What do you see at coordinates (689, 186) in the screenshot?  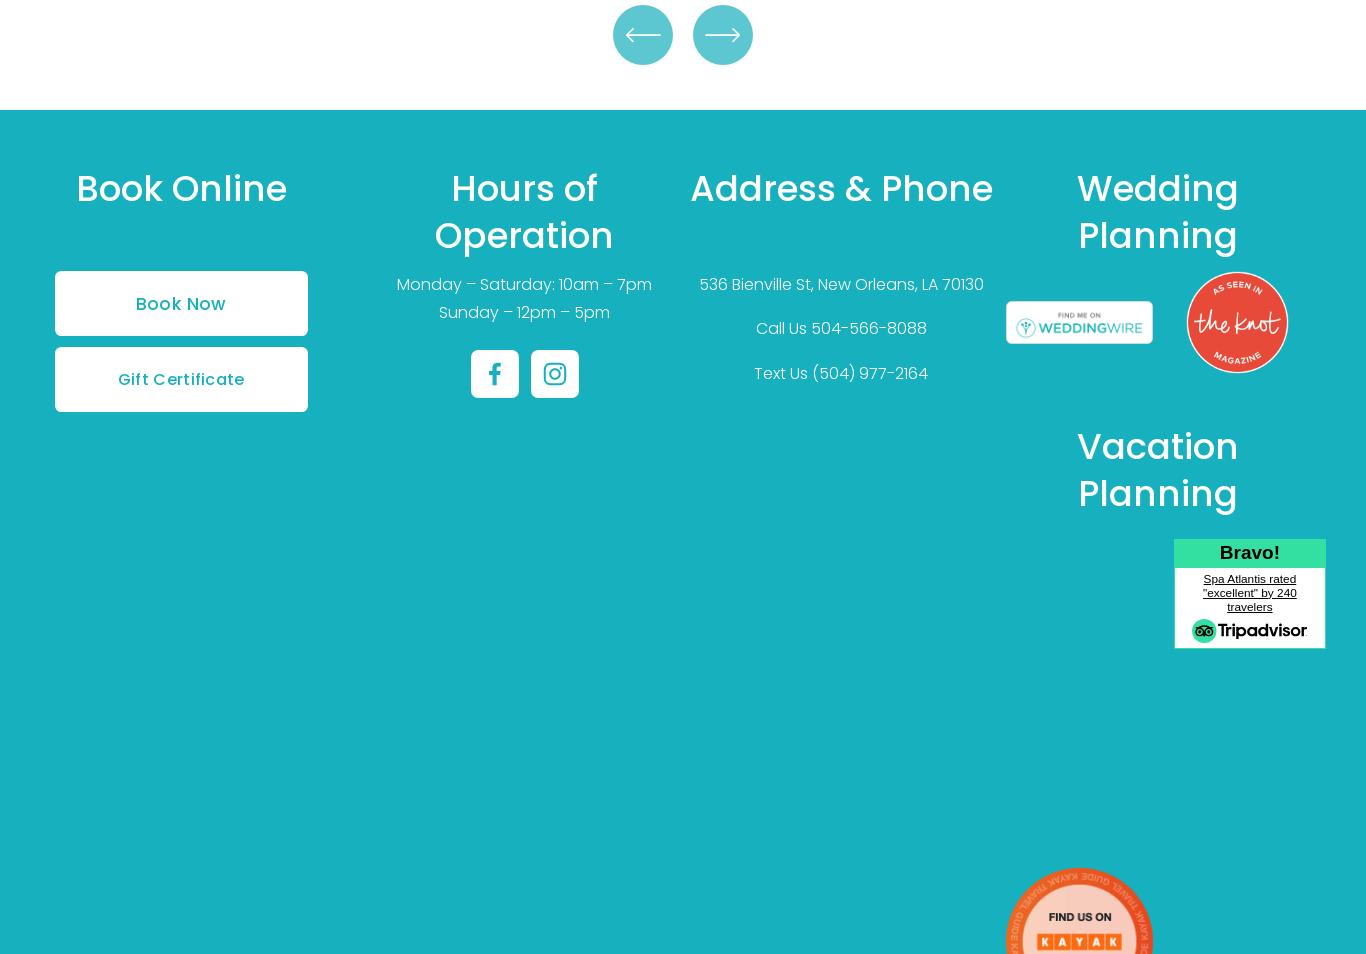 I see `'Address & Phone'` at bounding box center [689, 186].